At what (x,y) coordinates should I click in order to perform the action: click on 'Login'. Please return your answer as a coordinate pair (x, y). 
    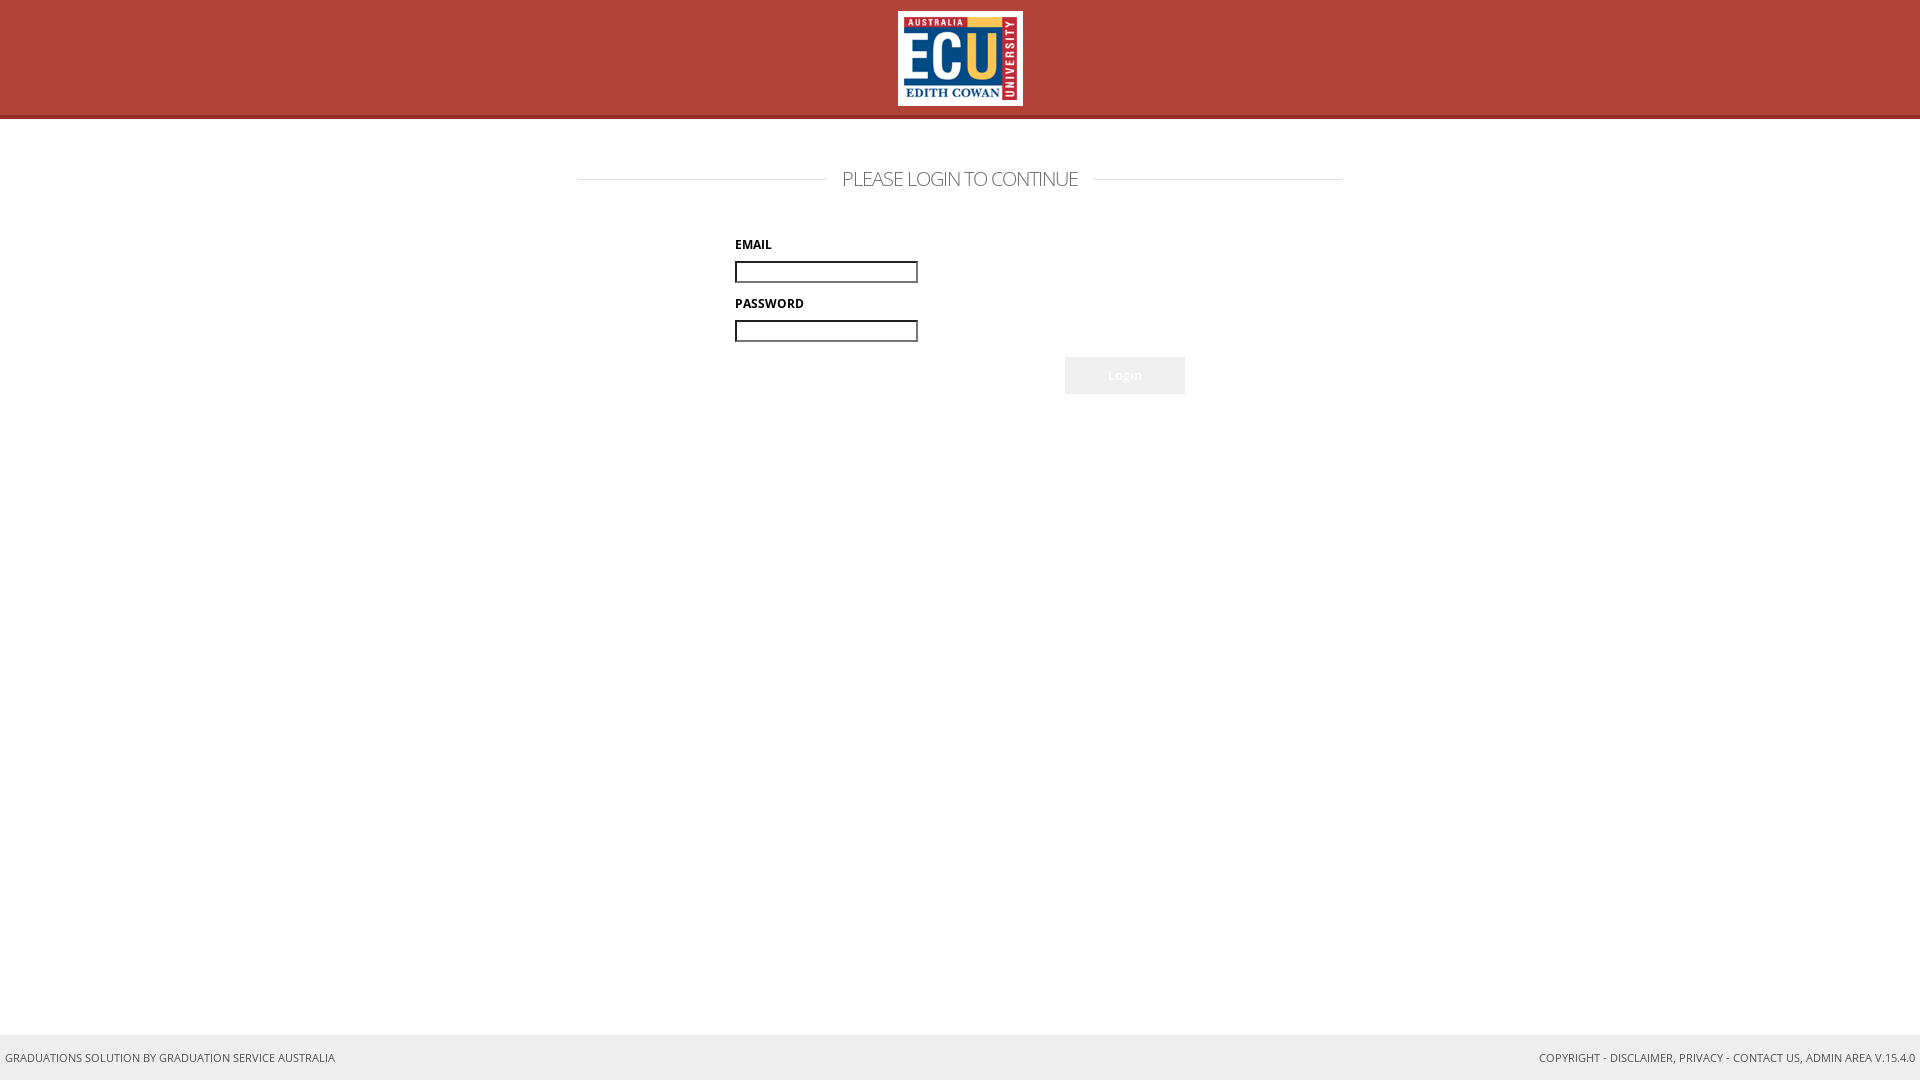
    Looking at the image, I should click on (1124, 375).